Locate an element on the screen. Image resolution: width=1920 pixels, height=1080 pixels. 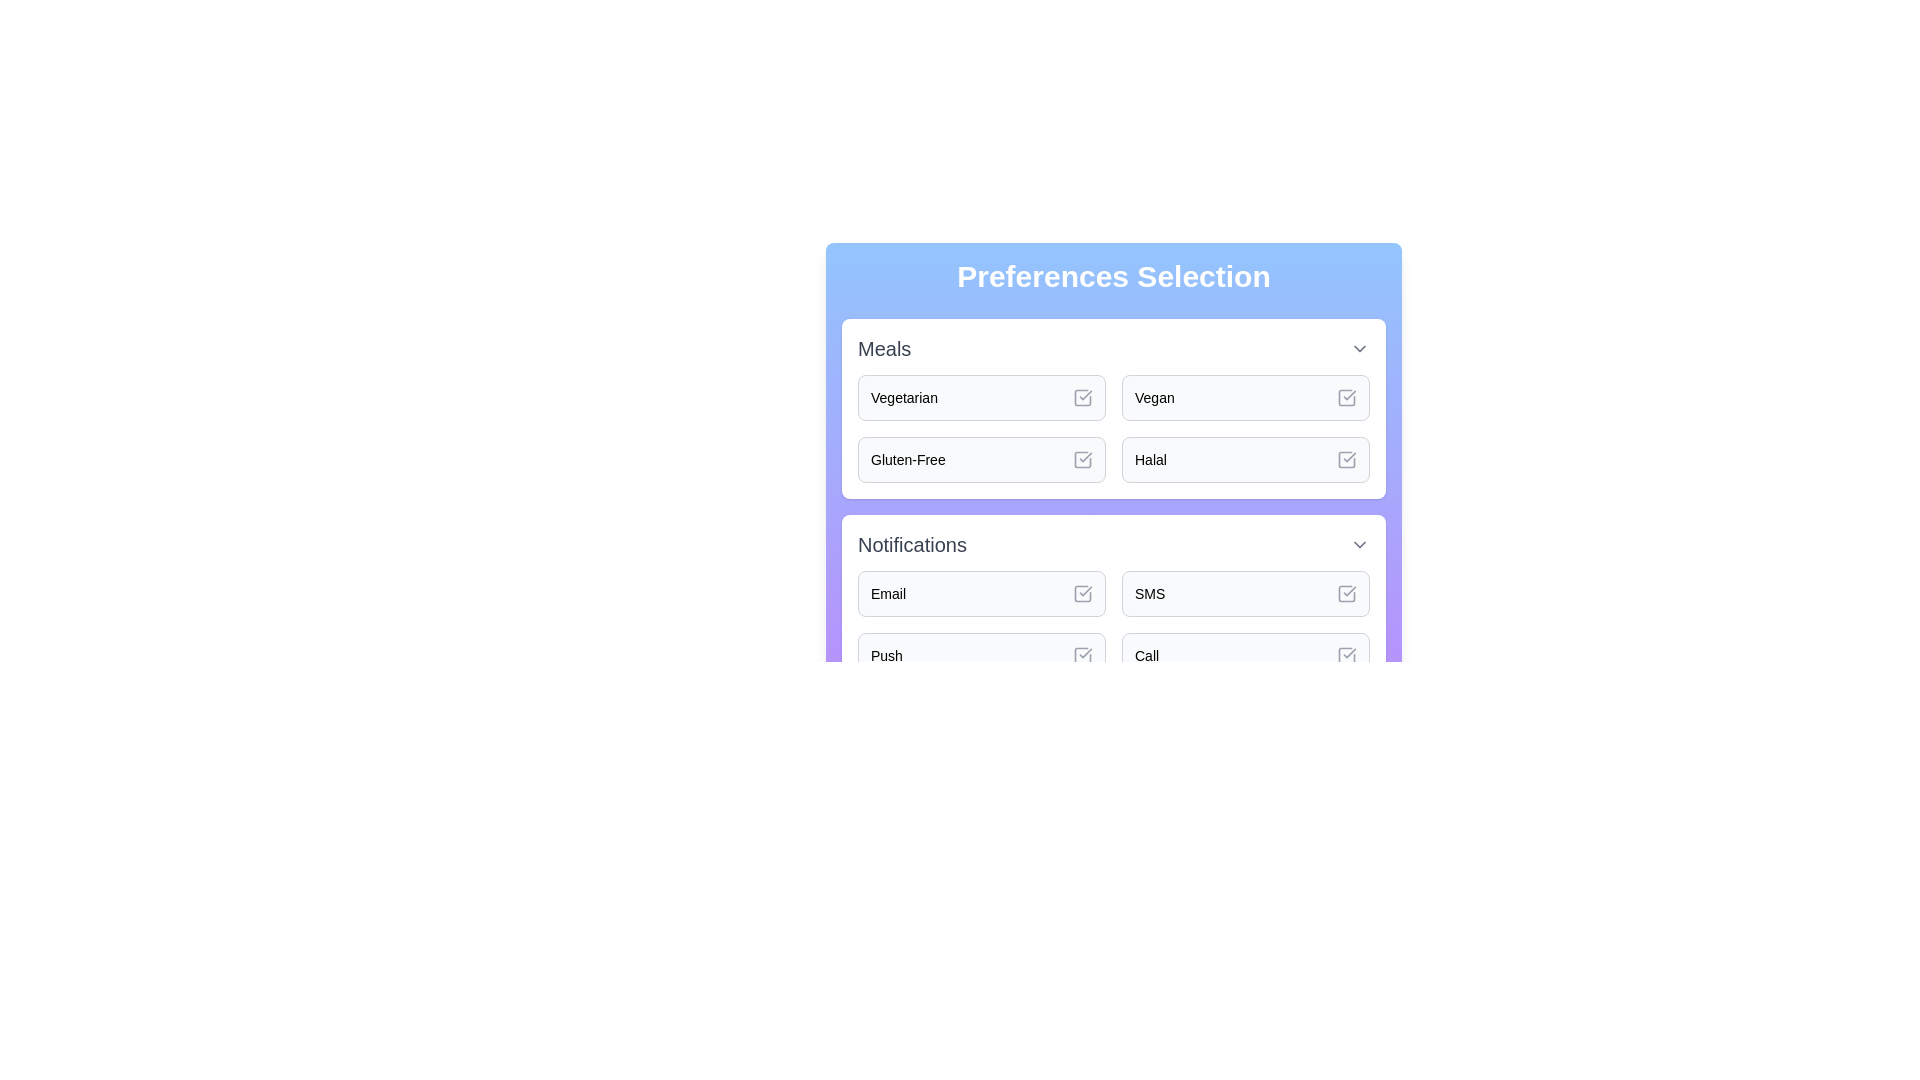
the 'Halal' label in the 'Meals' section of the 'Preferences Selection' interface to identify the dietary option it represents is located at coordinates (1151, 459).